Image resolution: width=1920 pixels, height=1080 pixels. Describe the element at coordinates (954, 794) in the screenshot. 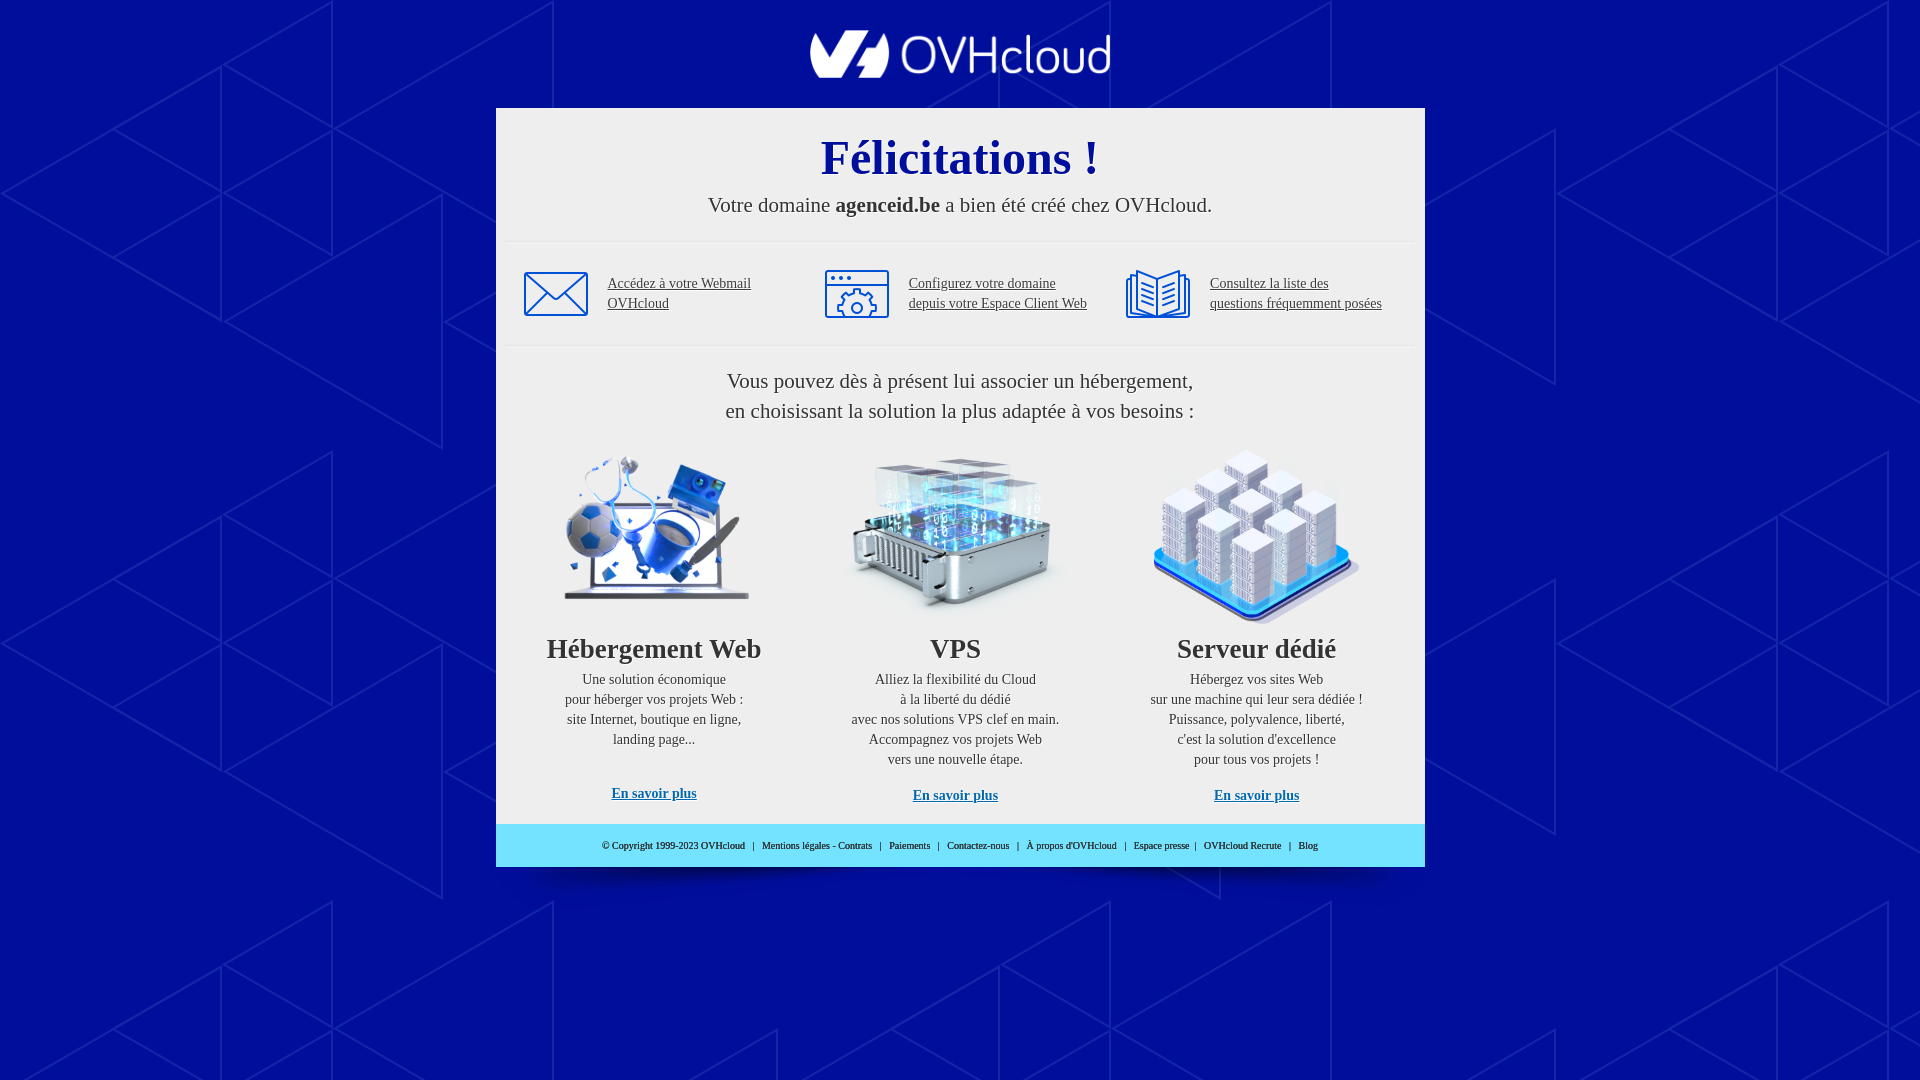

I see `'En savoir plus'` at that location.